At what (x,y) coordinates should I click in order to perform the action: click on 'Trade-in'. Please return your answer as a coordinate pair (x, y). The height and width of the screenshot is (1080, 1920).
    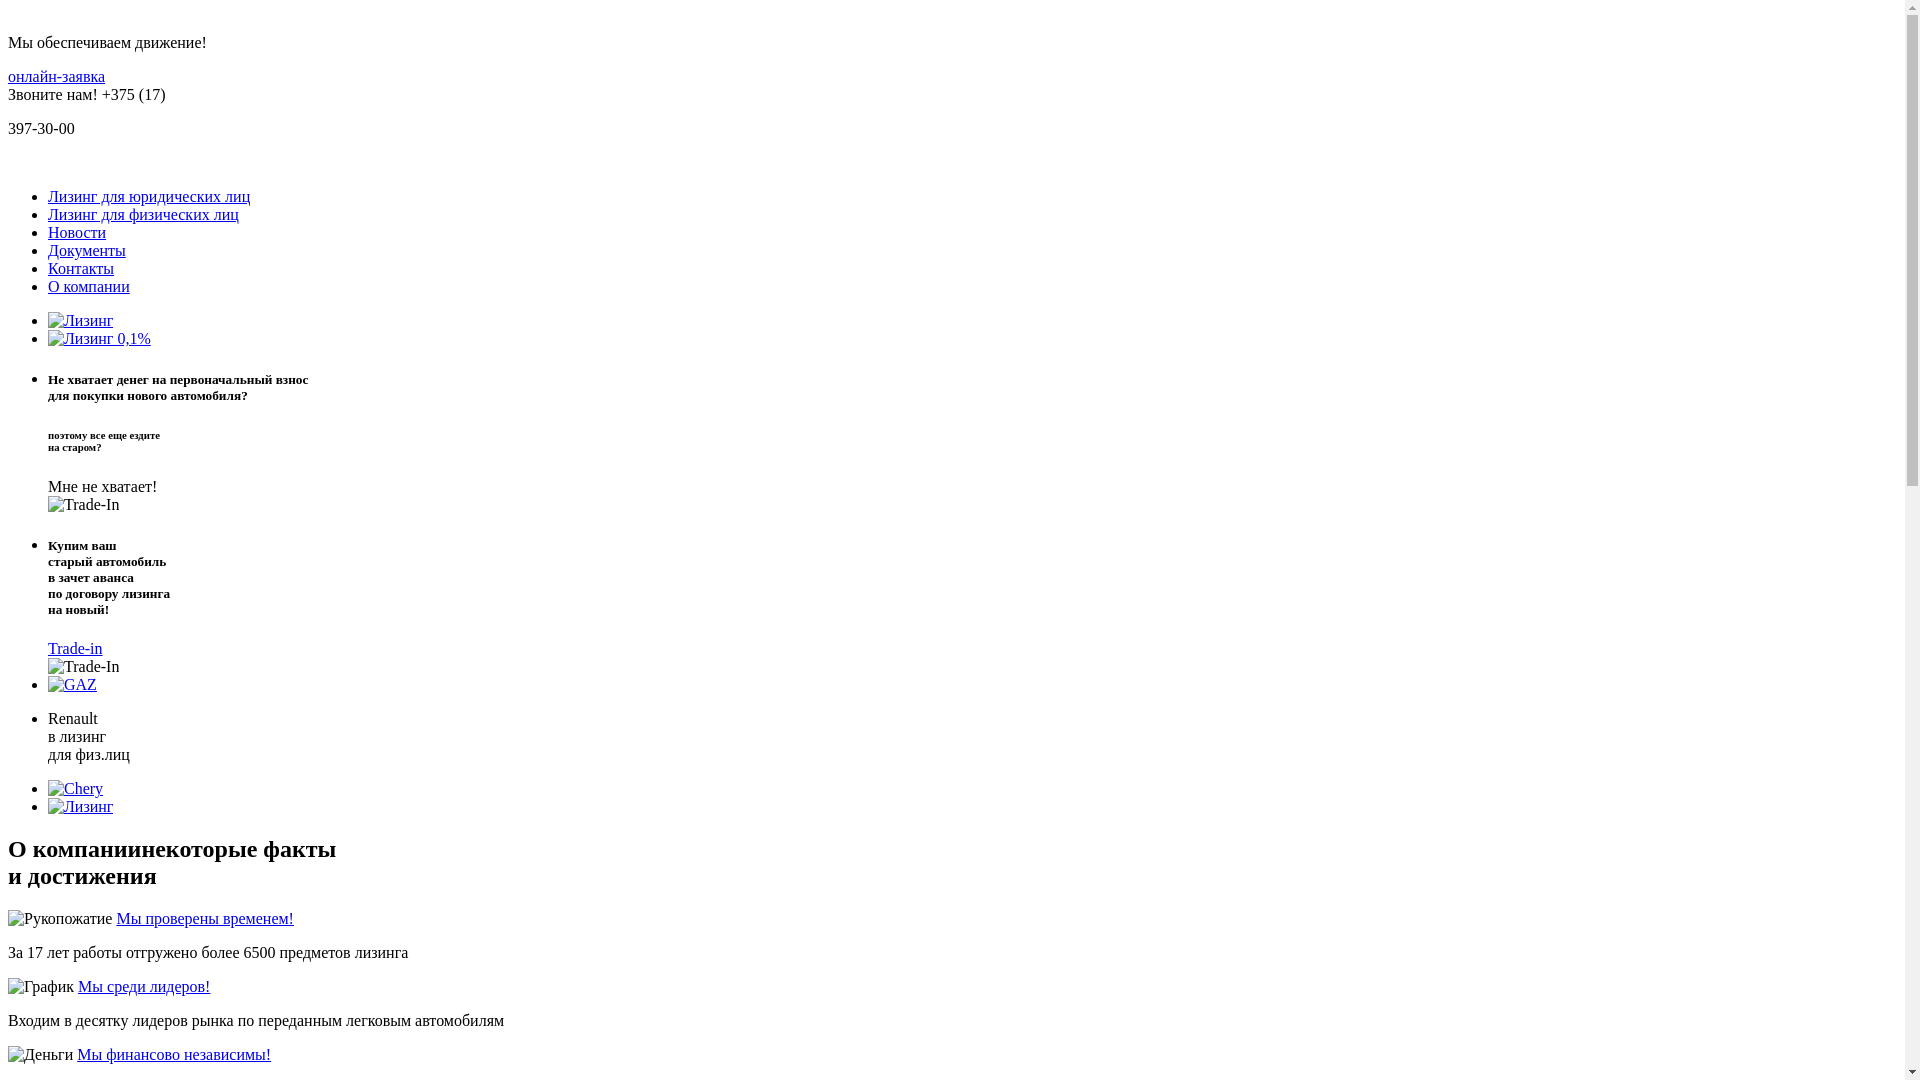
    Looking at the image, I should click on (75, 648).